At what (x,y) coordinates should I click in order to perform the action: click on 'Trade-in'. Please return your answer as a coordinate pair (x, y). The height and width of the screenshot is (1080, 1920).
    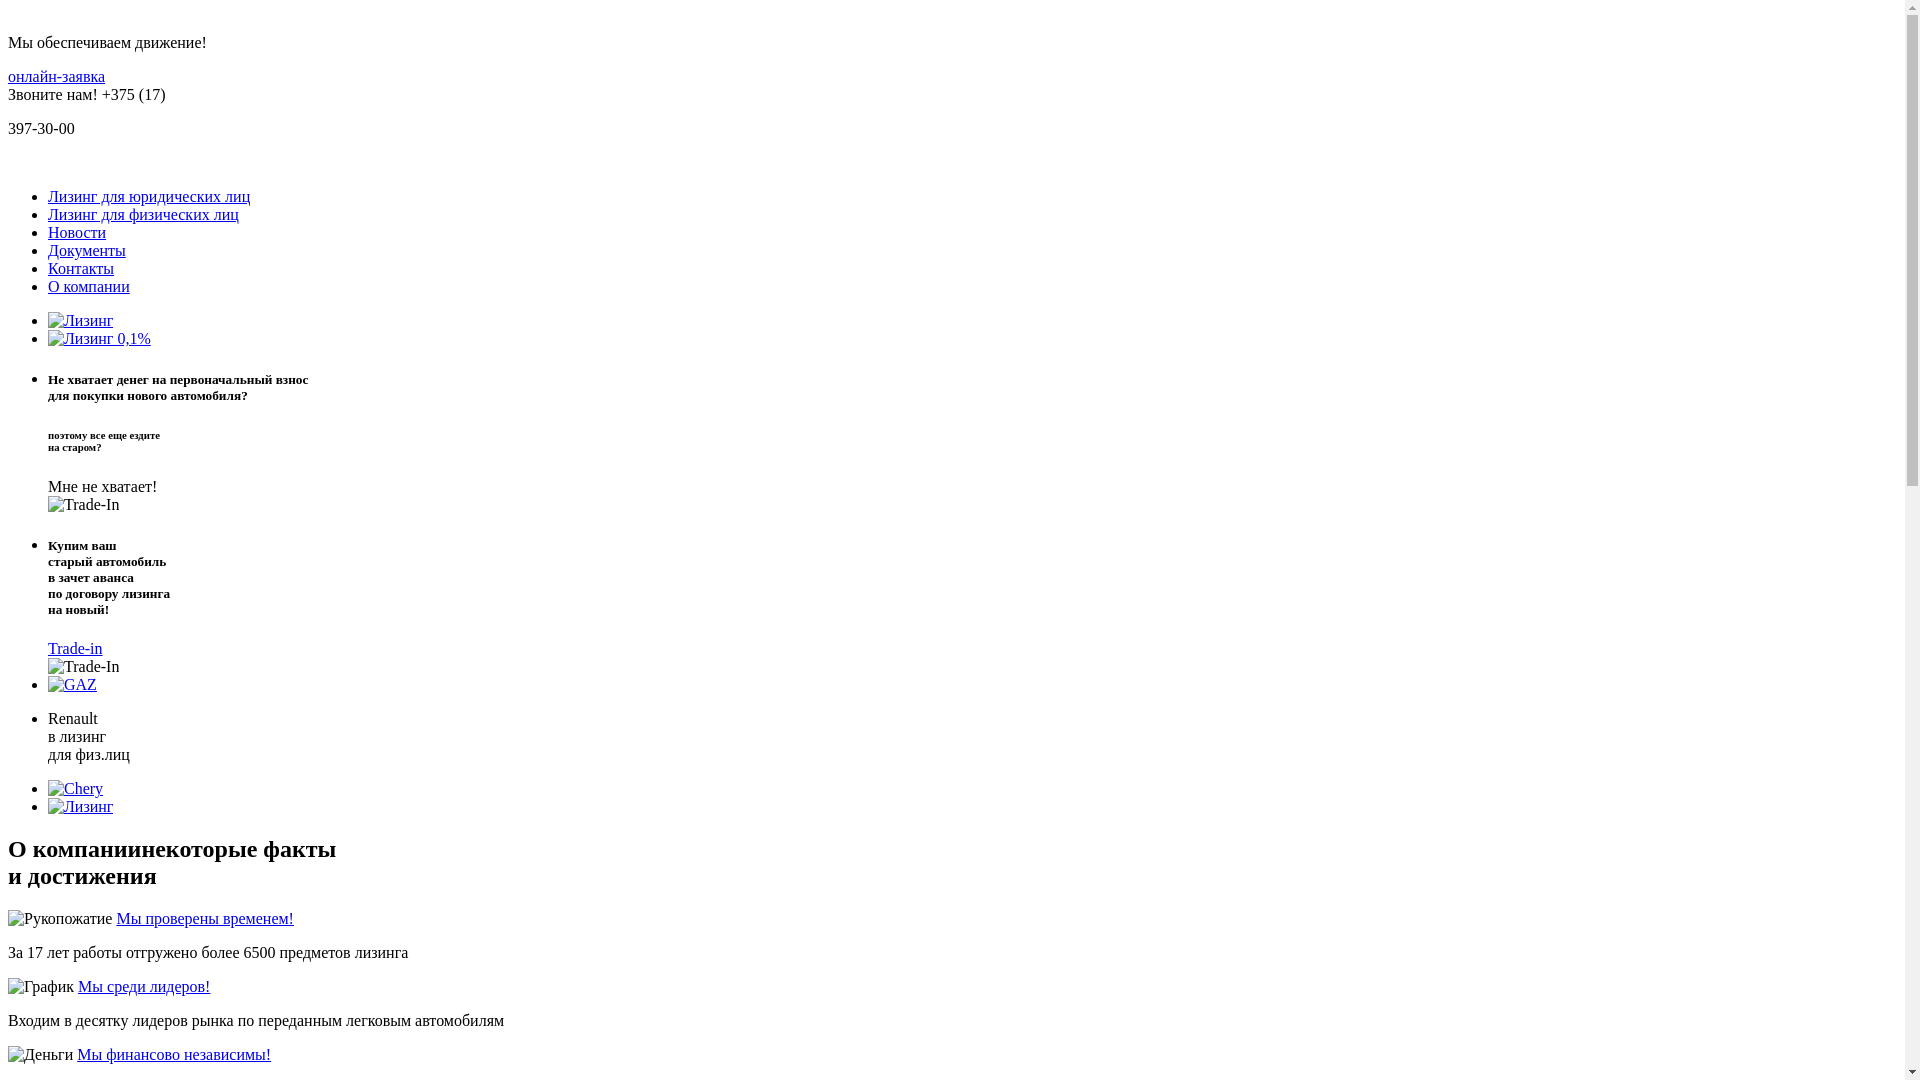
    Looking at the image, I should click on (75, 648).